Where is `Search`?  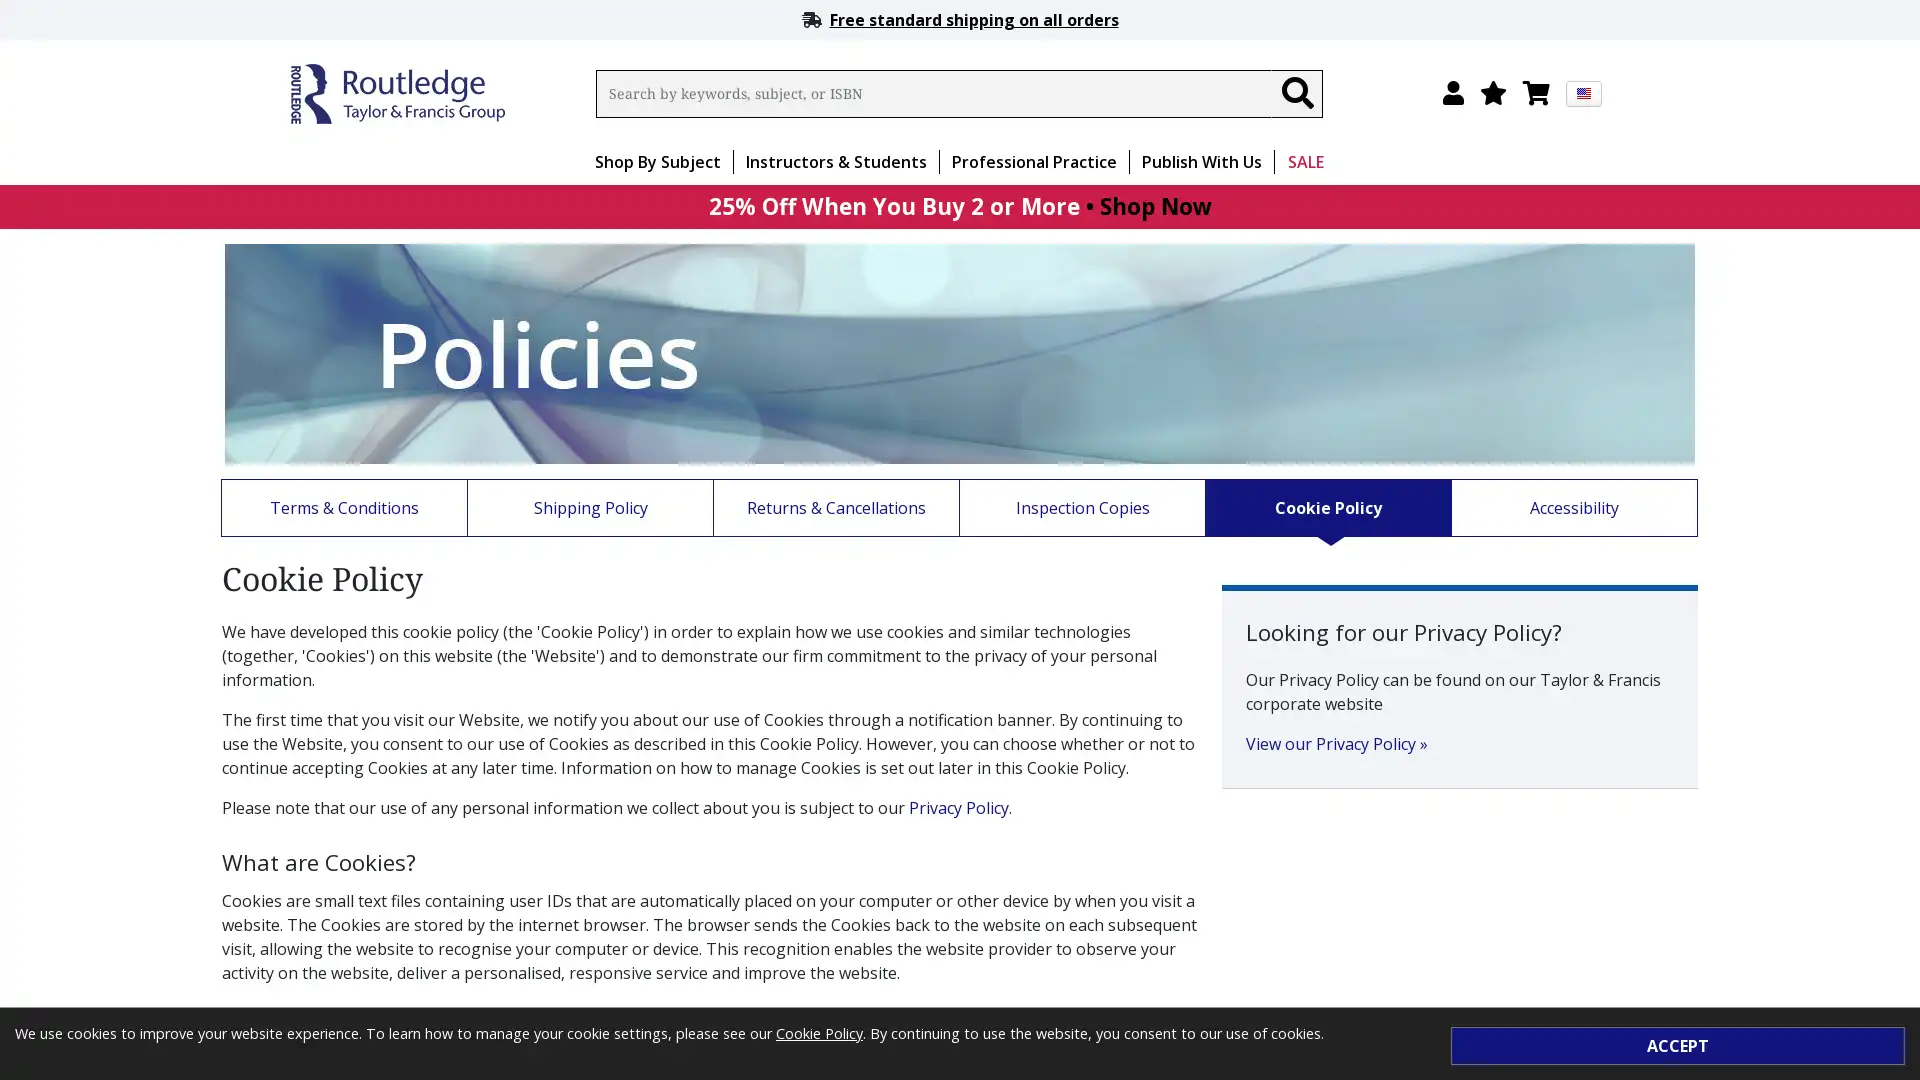 Search is located at coordinates (1296, 93).